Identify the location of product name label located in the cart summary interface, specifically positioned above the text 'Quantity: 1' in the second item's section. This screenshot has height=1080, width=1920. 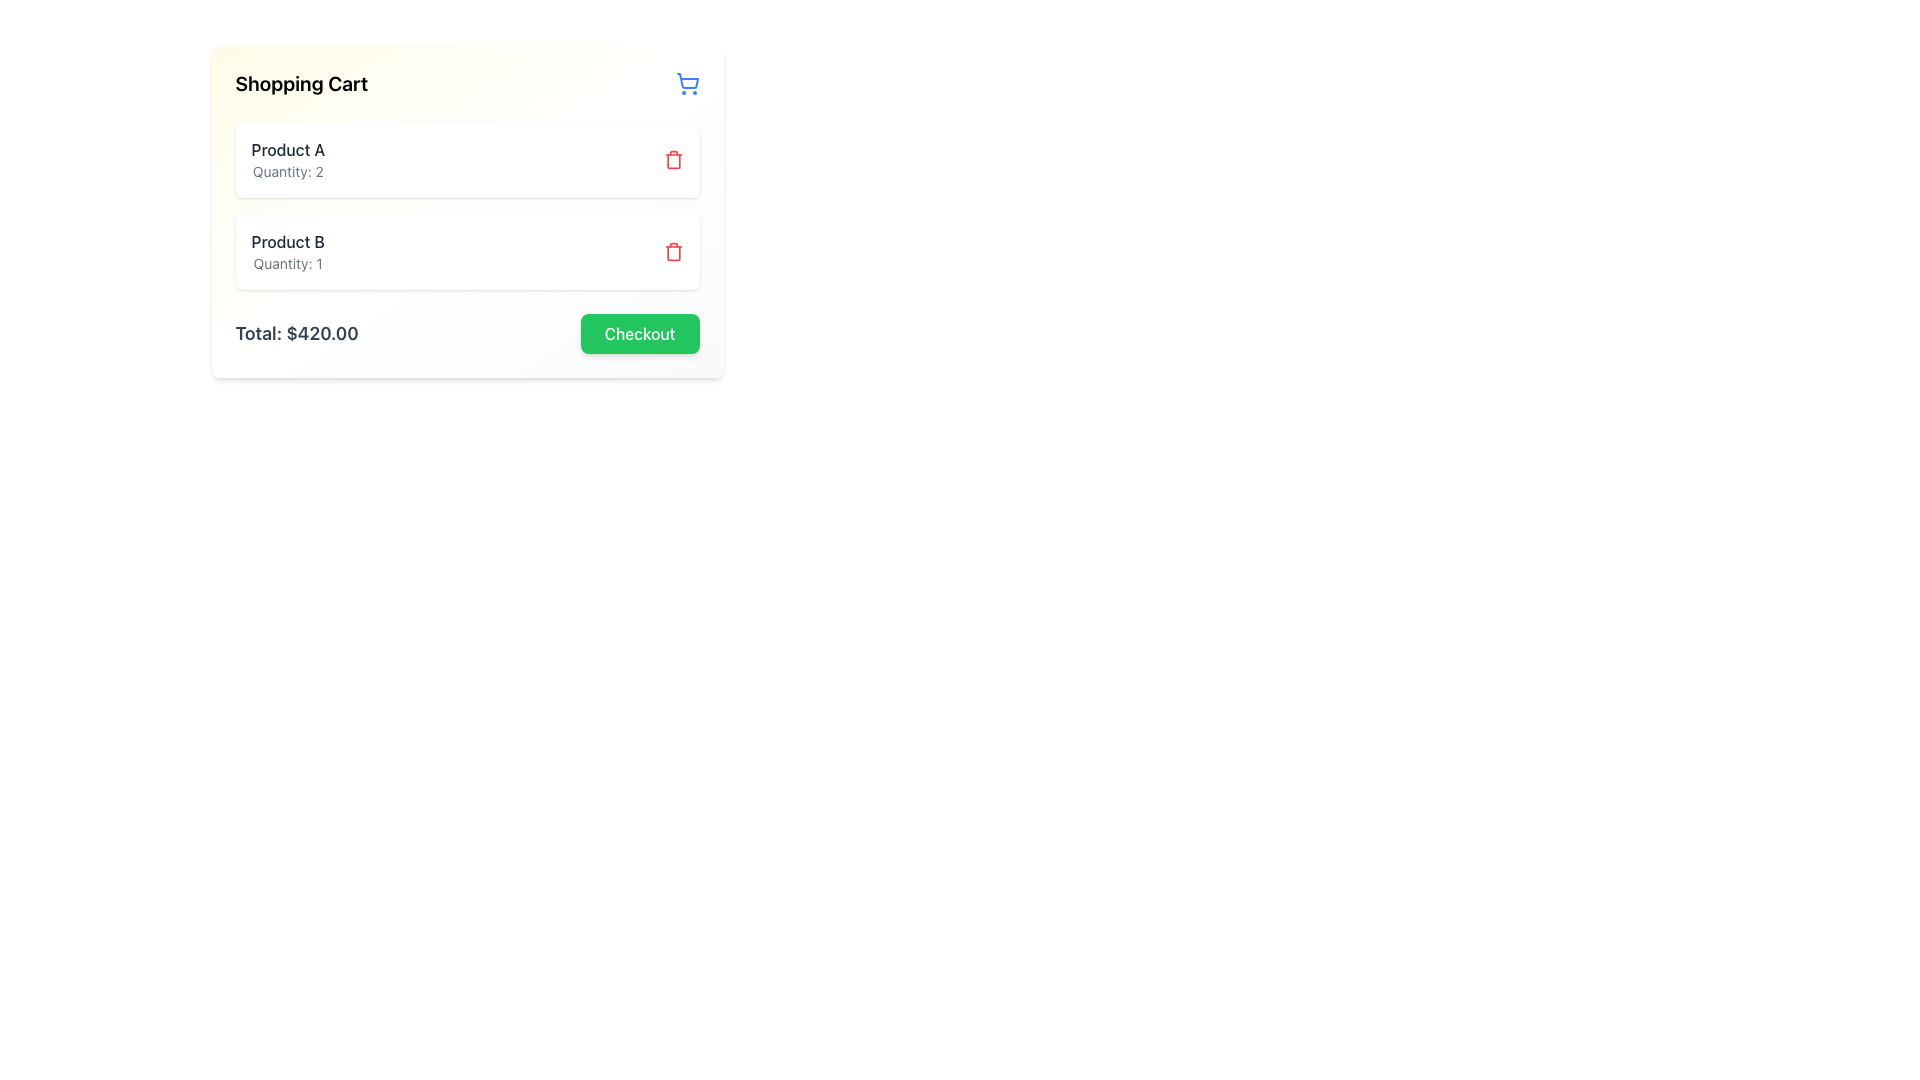
(287, 241).